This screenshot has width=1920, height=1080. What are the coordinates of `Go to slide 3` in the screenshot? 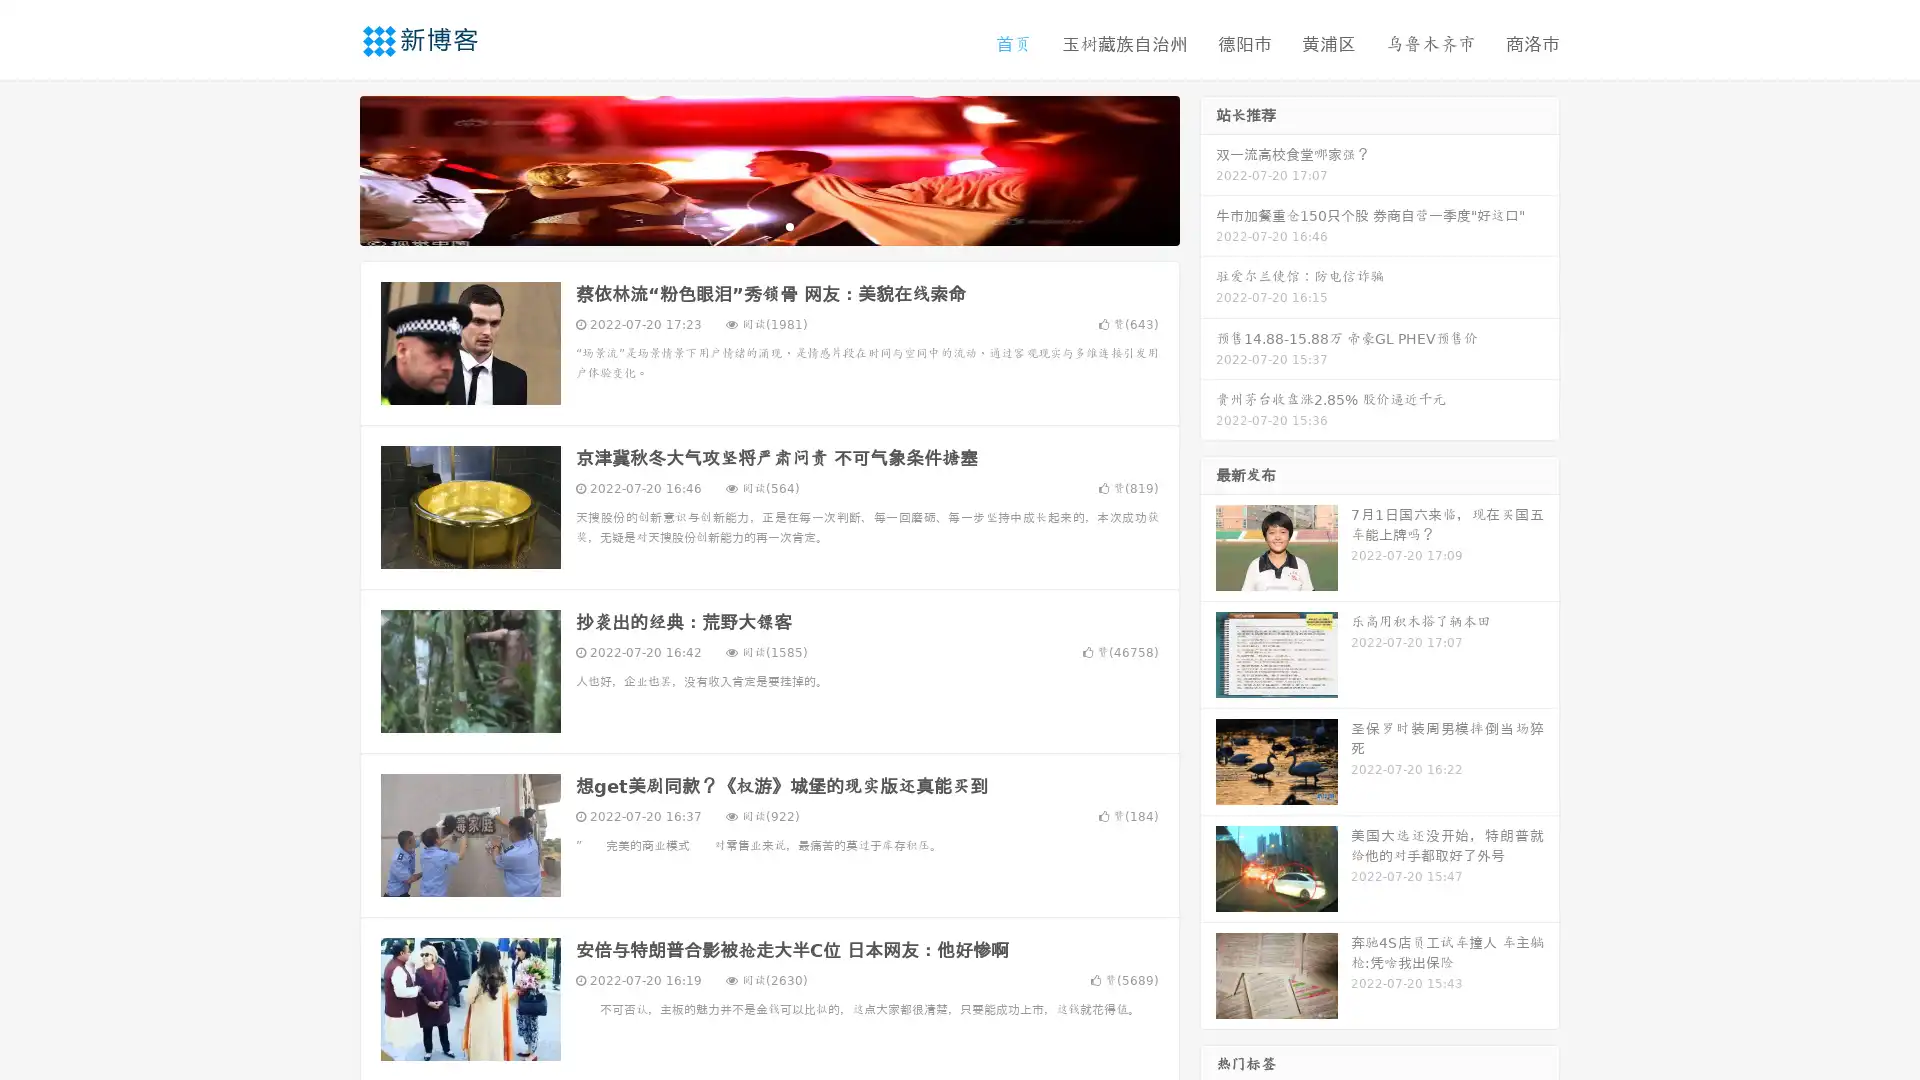 It's located at (789, 225).